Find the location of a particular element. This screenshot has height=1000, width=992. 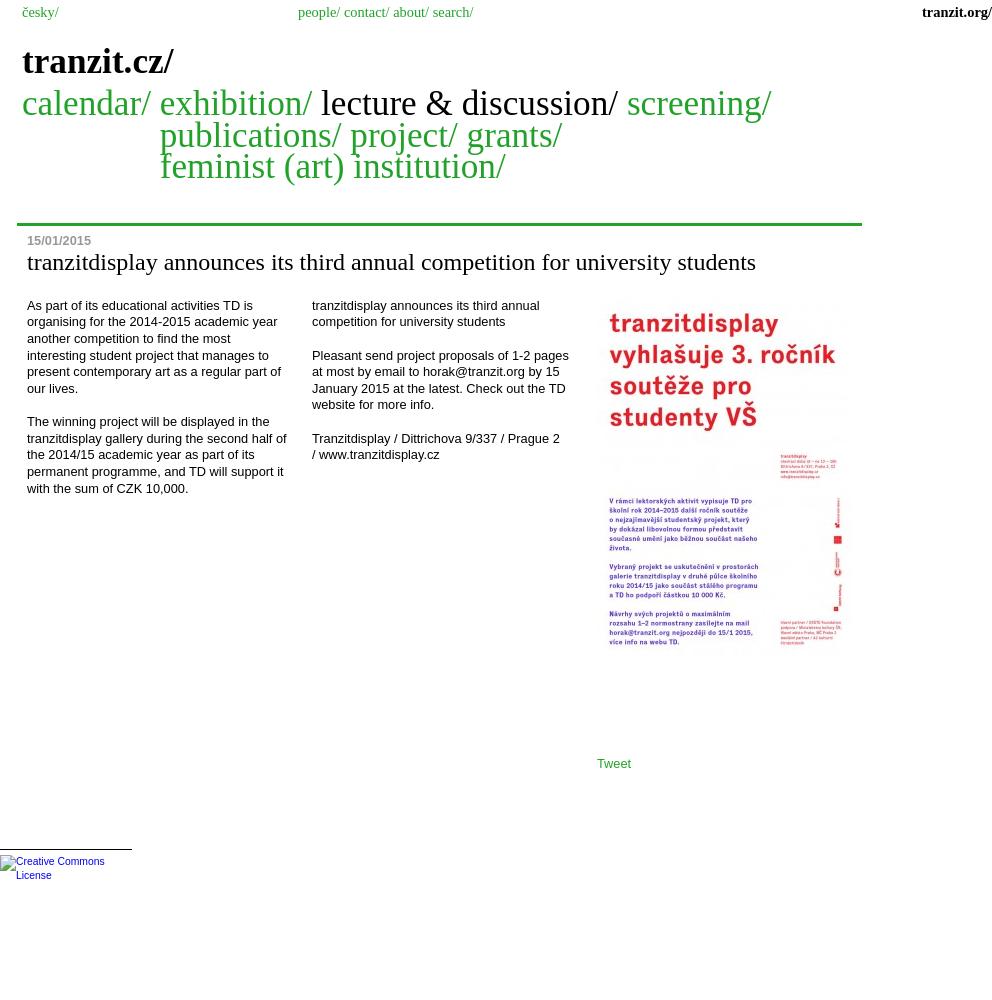

'/ www.tranzitdisplay.cz' is located at coordinates (375, 453).